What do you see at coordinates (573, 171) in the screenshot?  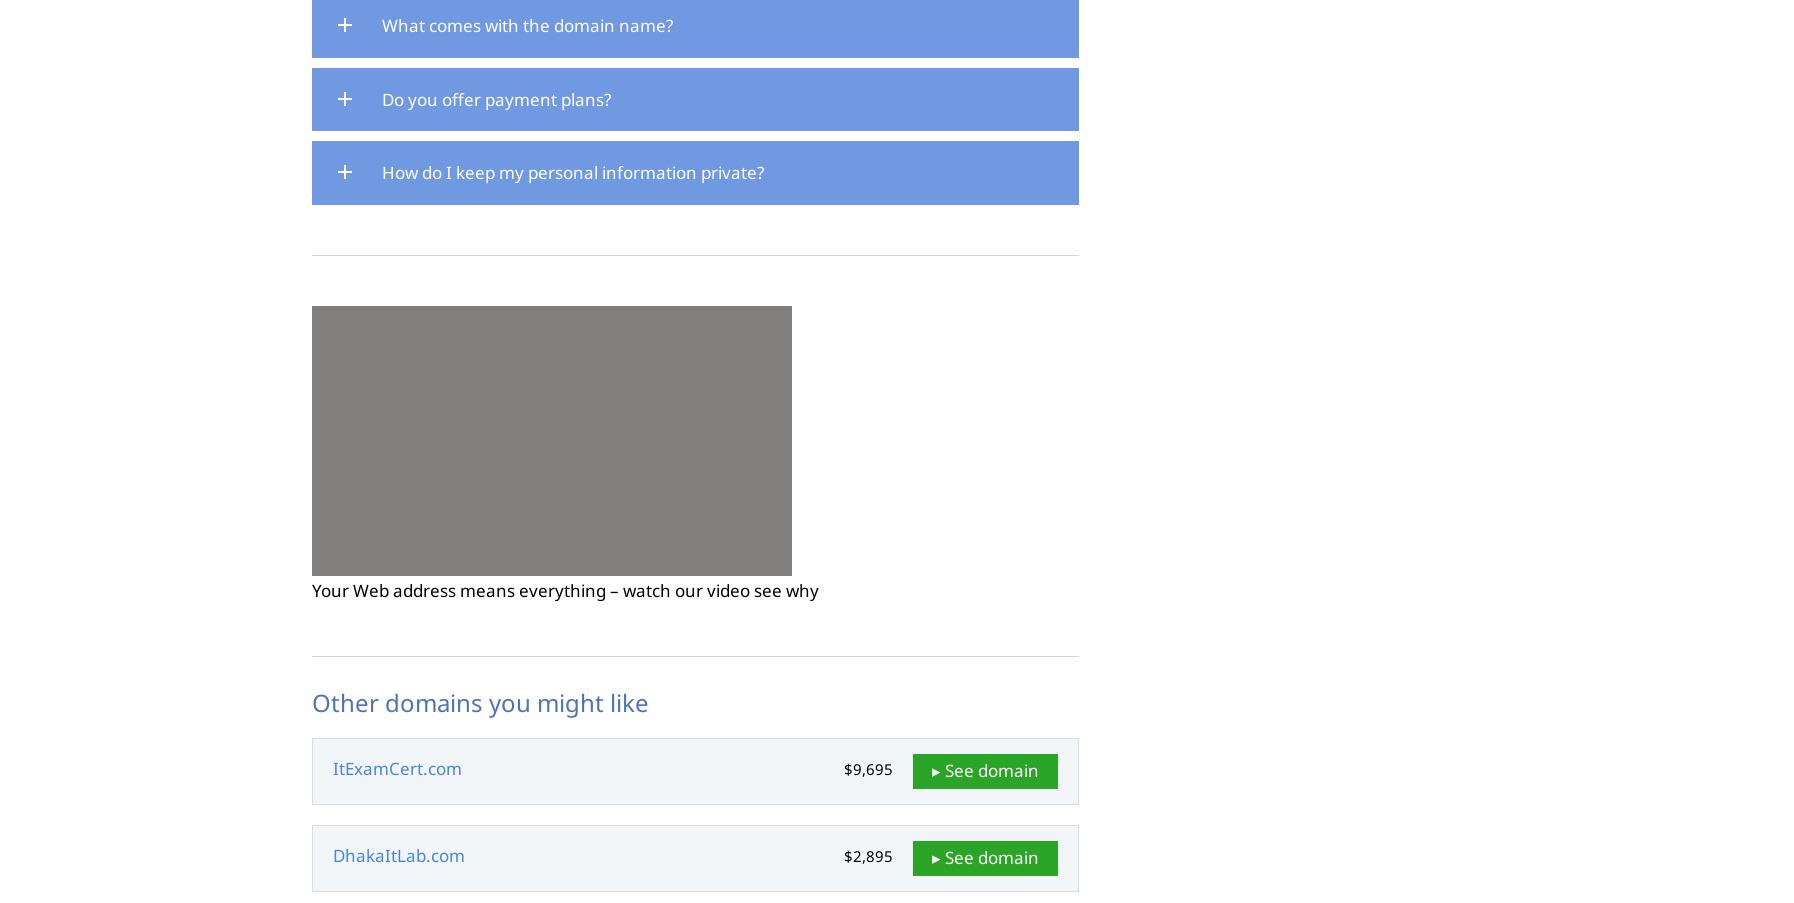 I see `'How do I keep my personal information private?'` at bounding box center [573, 171].